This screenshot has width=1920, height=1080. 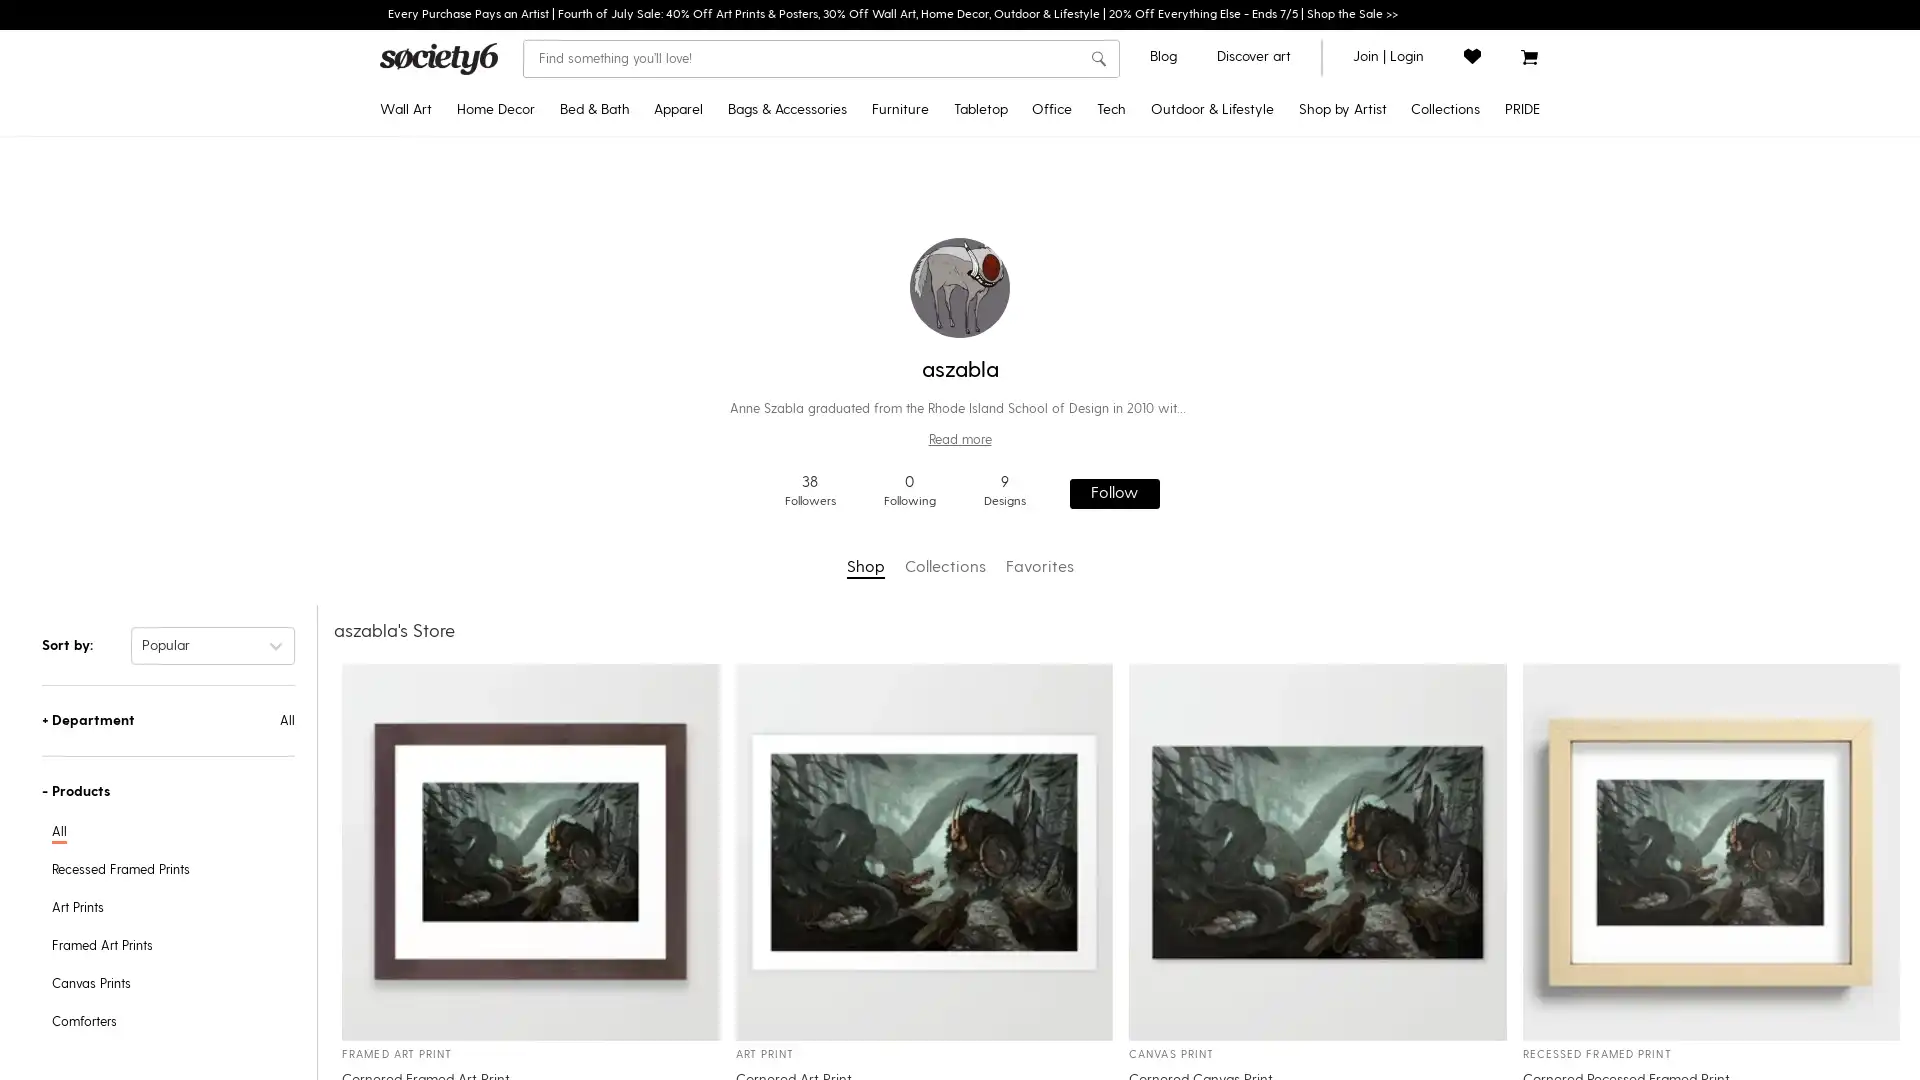 I want to click on -Products, so click(x=168, y=789).